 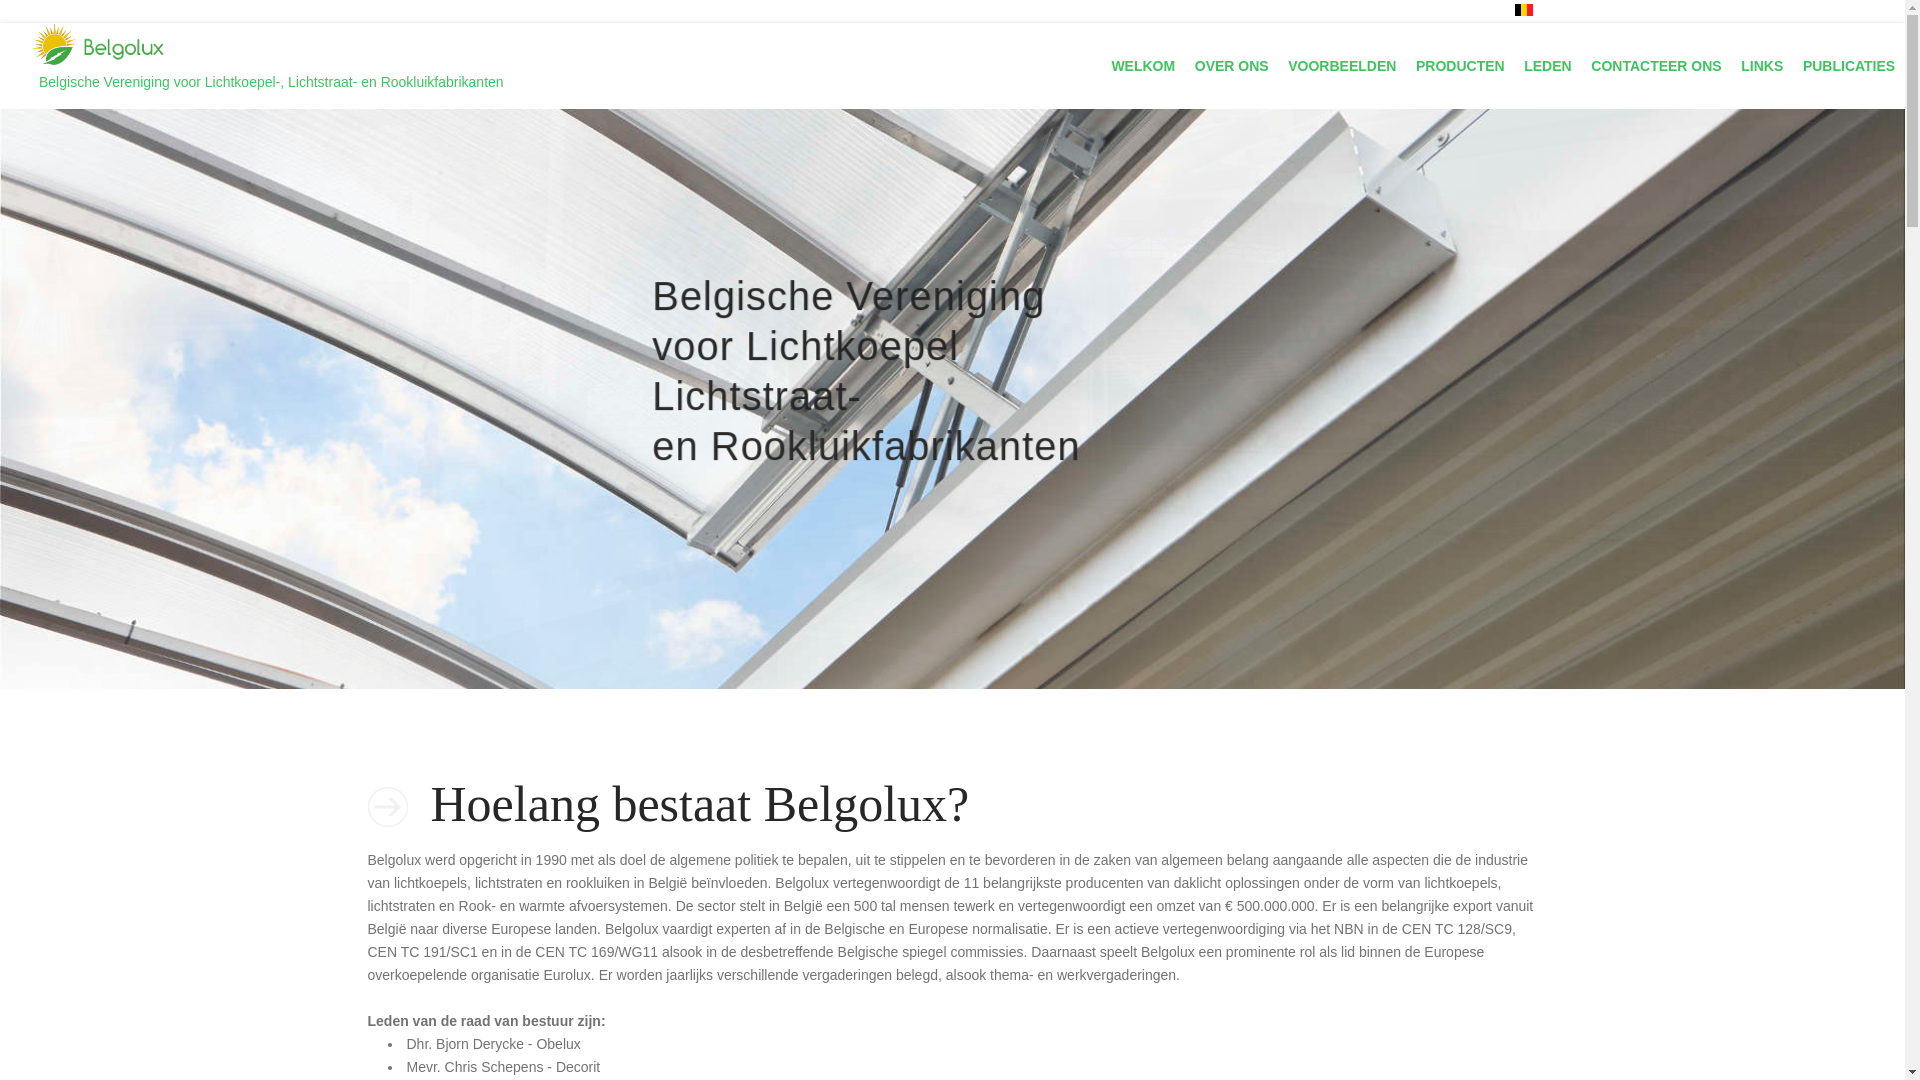 What do you see at coordinates (1847, 64) in the screenshot?
I see `'PUBLICATIES'` at bounding box center [1847, 64].